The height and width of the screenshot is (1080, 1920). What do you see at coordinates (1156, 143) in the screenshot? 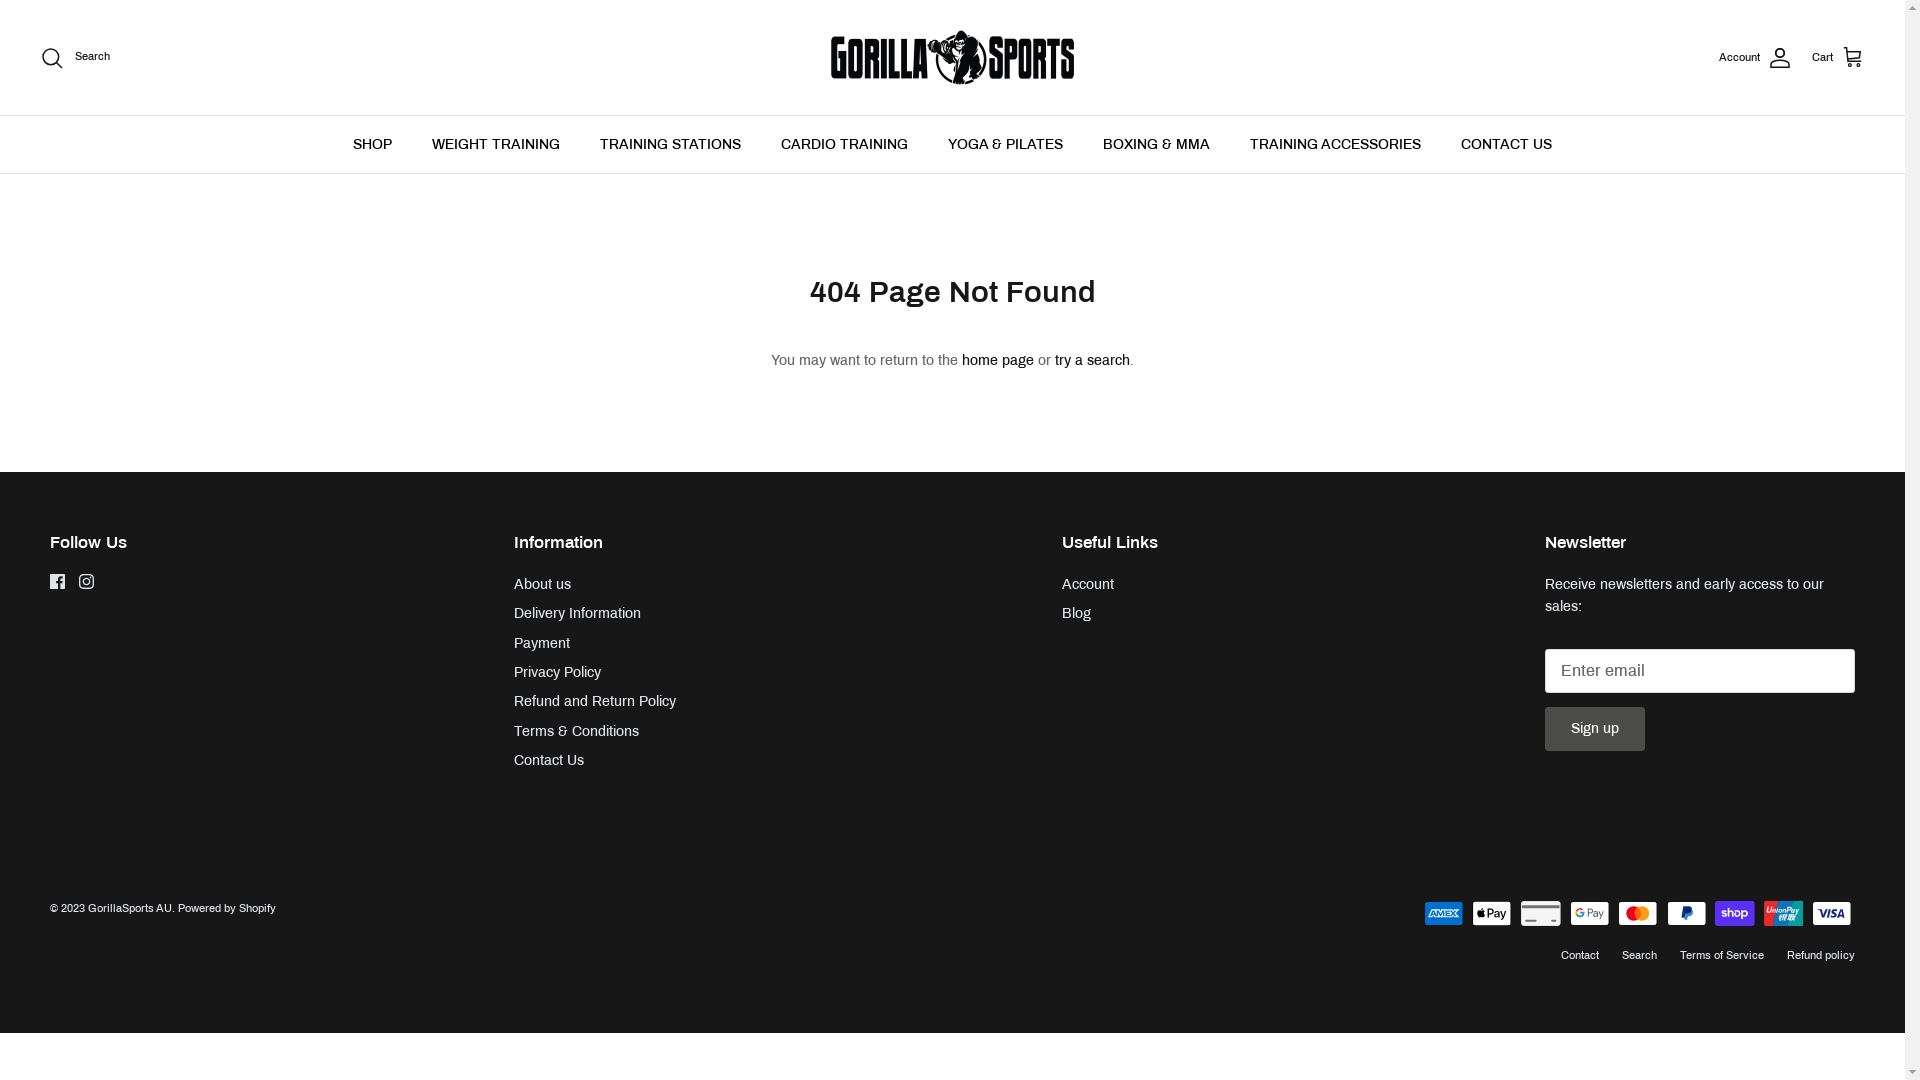
I see `'BOXING & MMA'` at bounding box center [1156, 143].